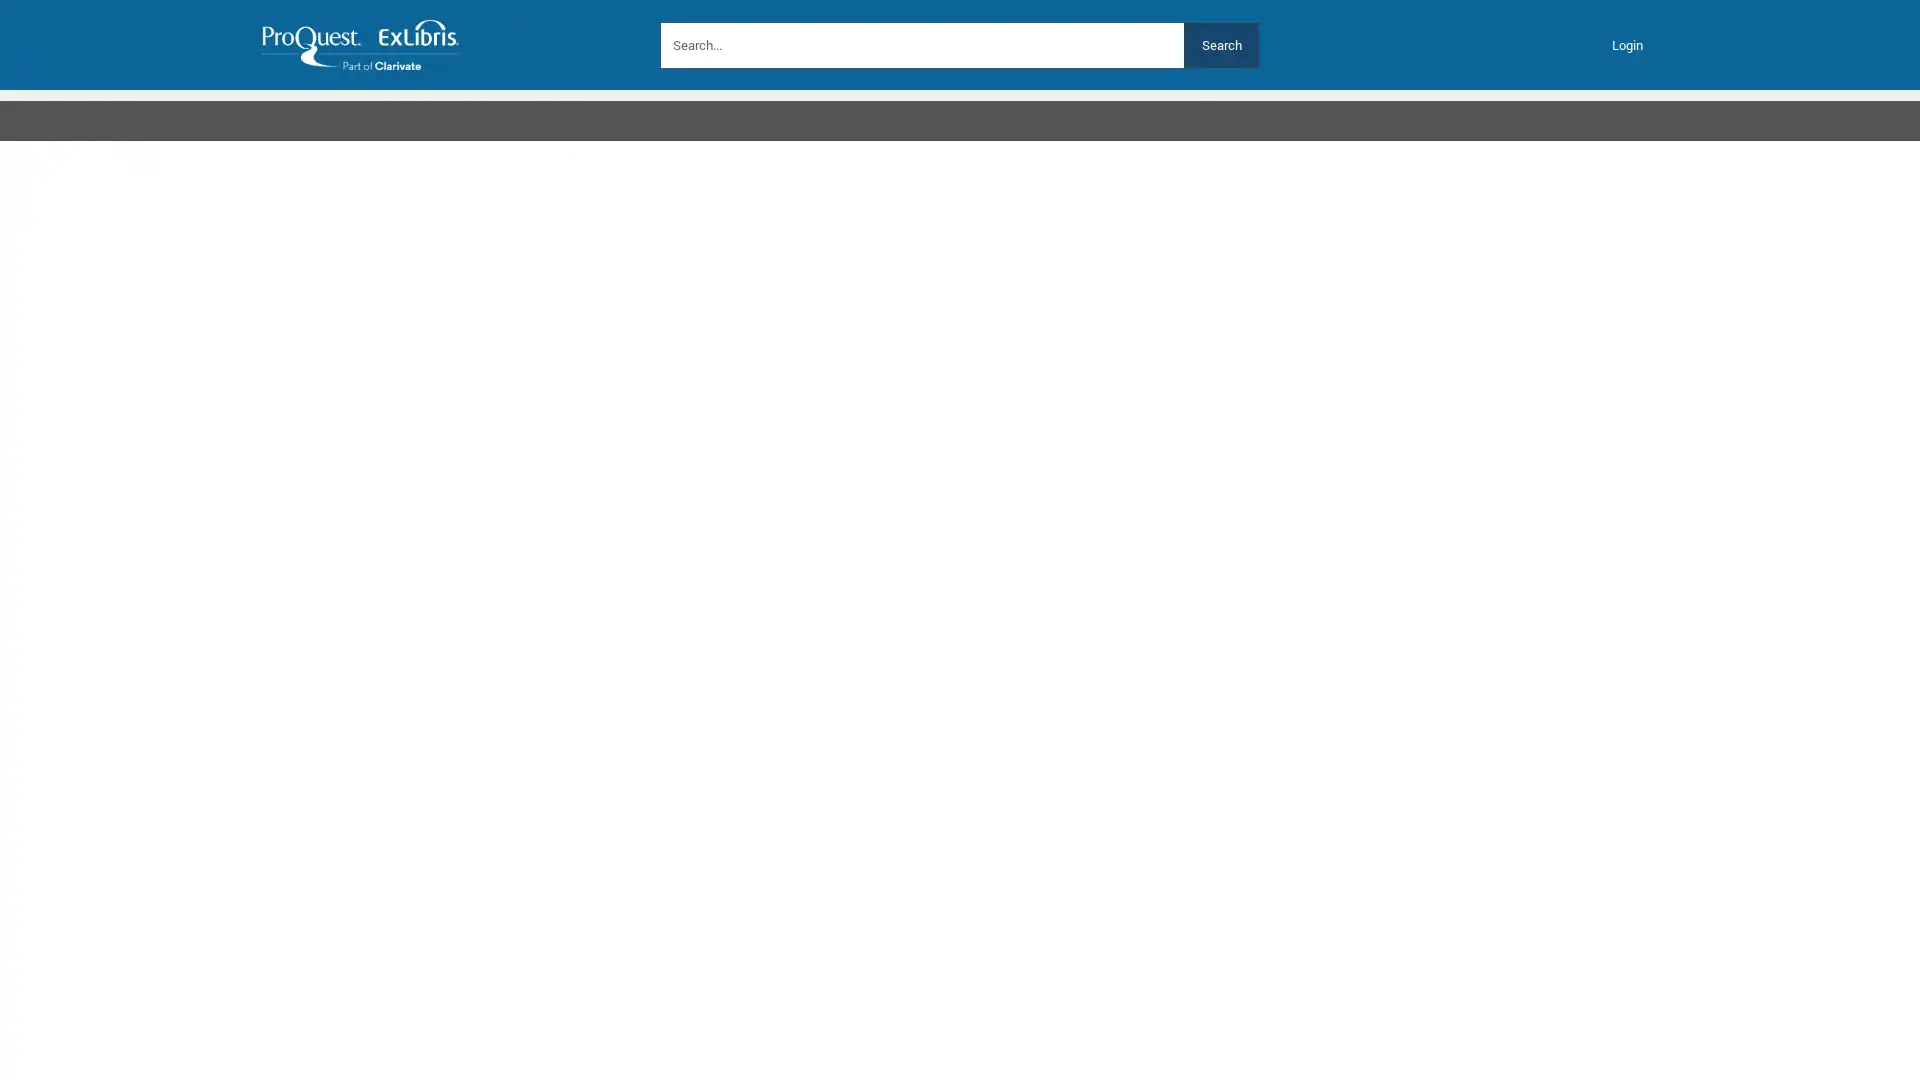 This screenshot has height=1080, width=1920. Describe the element at coordinates (608, 114) in the screenshot. I see `Contact Us` at that location.